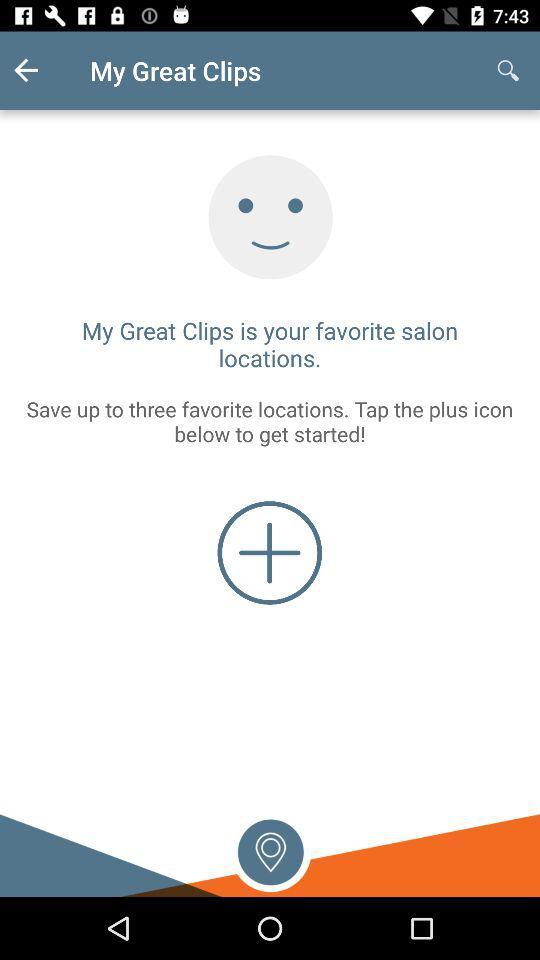  Describe the element at coordinates (269, 553) in the screenshot. I see `a favorite location` at that location.